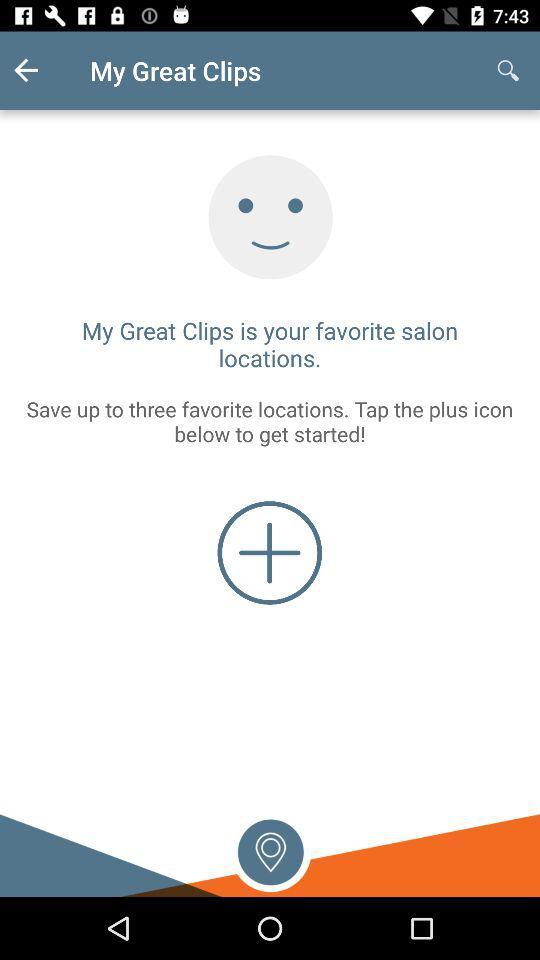  Describe the element at coordinates (269, 553) in the screenshot. I see `a favorite location` at that location.